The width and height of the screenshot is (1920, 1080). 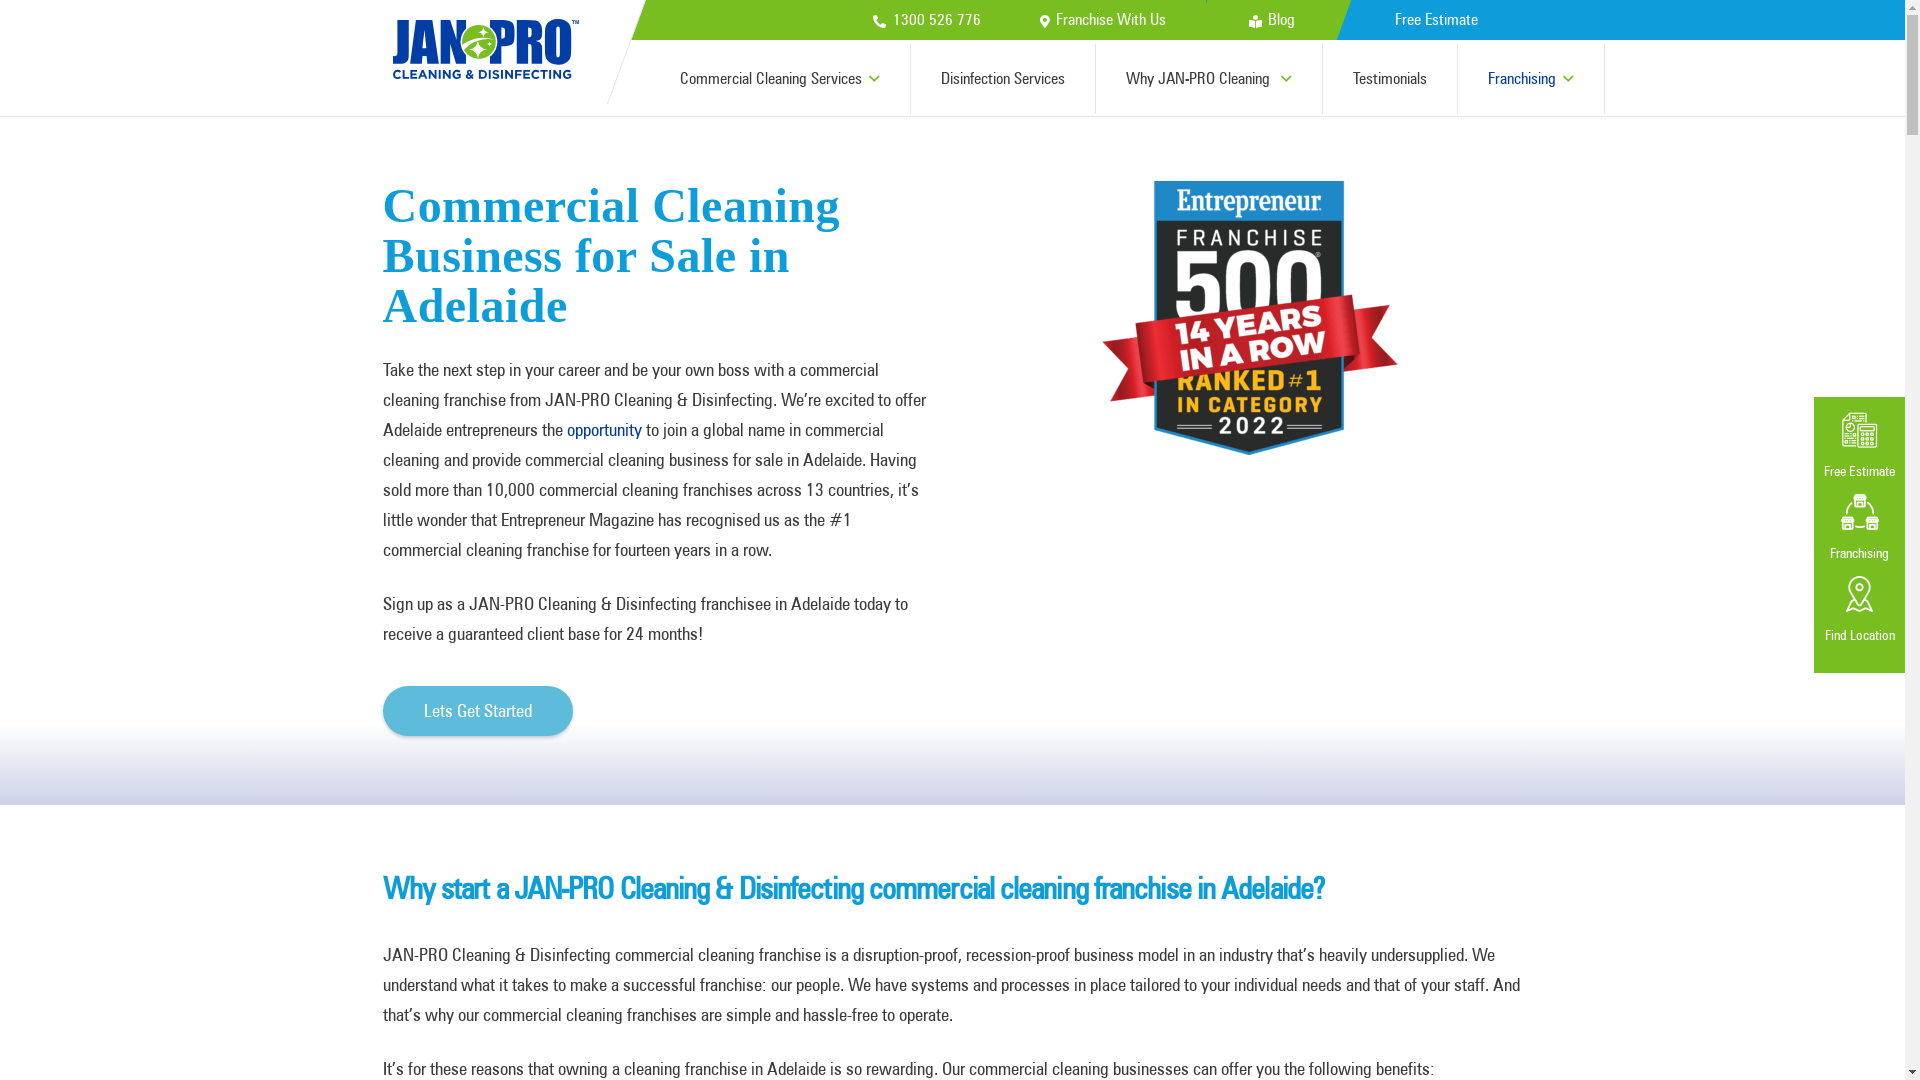 What do you see at coordinates (1003, 77) in the screenshot?
I see `'Disinfection Services'` at bounding box center [1003, 77].